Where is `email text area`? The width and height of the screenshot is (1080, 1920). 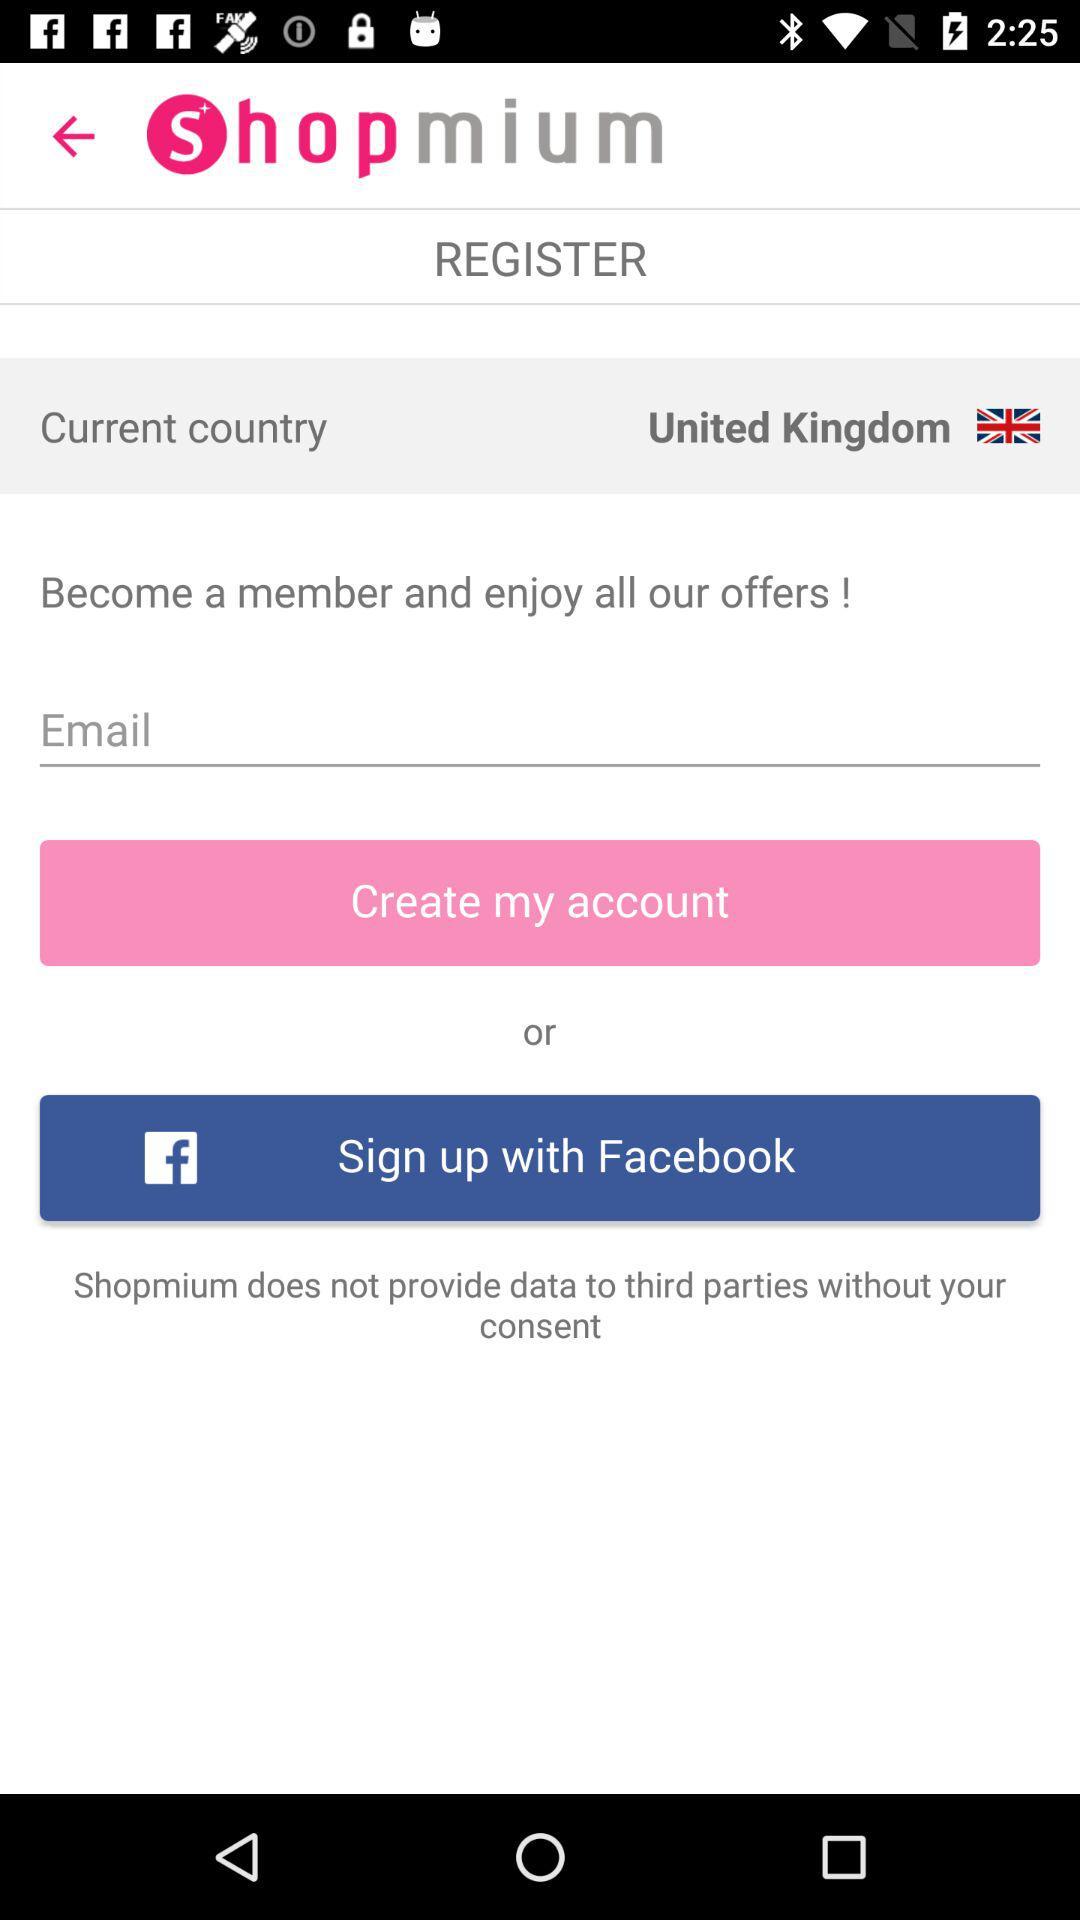 email text area is located at coordinates (540, 728).